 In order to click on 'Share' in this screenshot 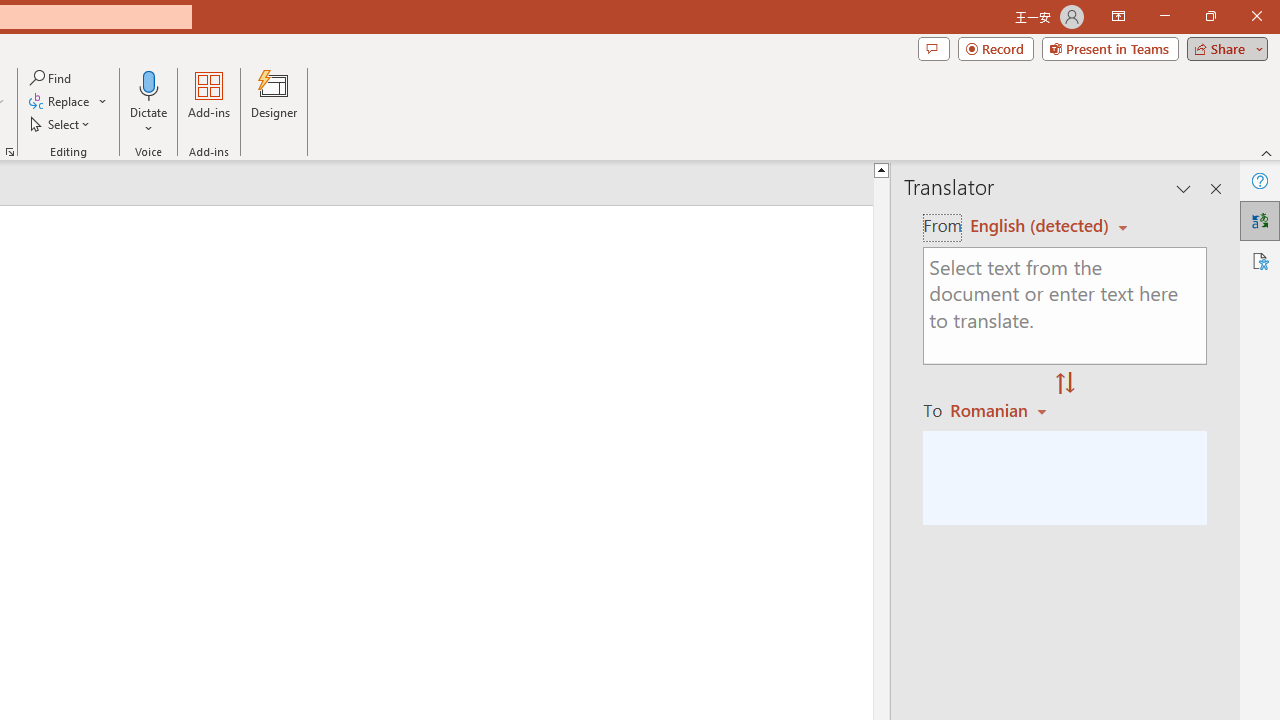, I will do `click(1222, 47)`.